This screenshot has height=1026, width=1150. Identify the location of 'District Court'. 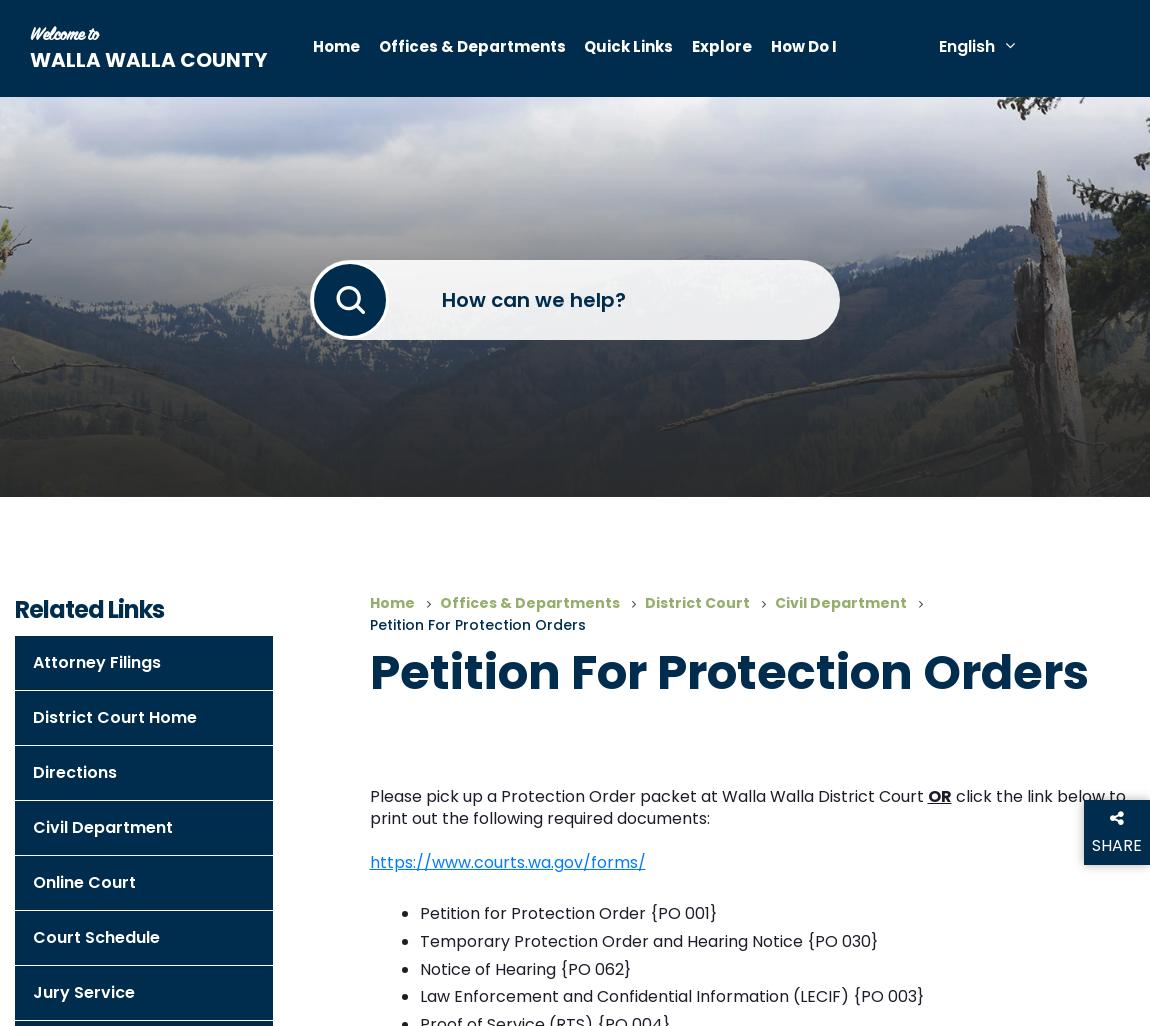
(695, 600).